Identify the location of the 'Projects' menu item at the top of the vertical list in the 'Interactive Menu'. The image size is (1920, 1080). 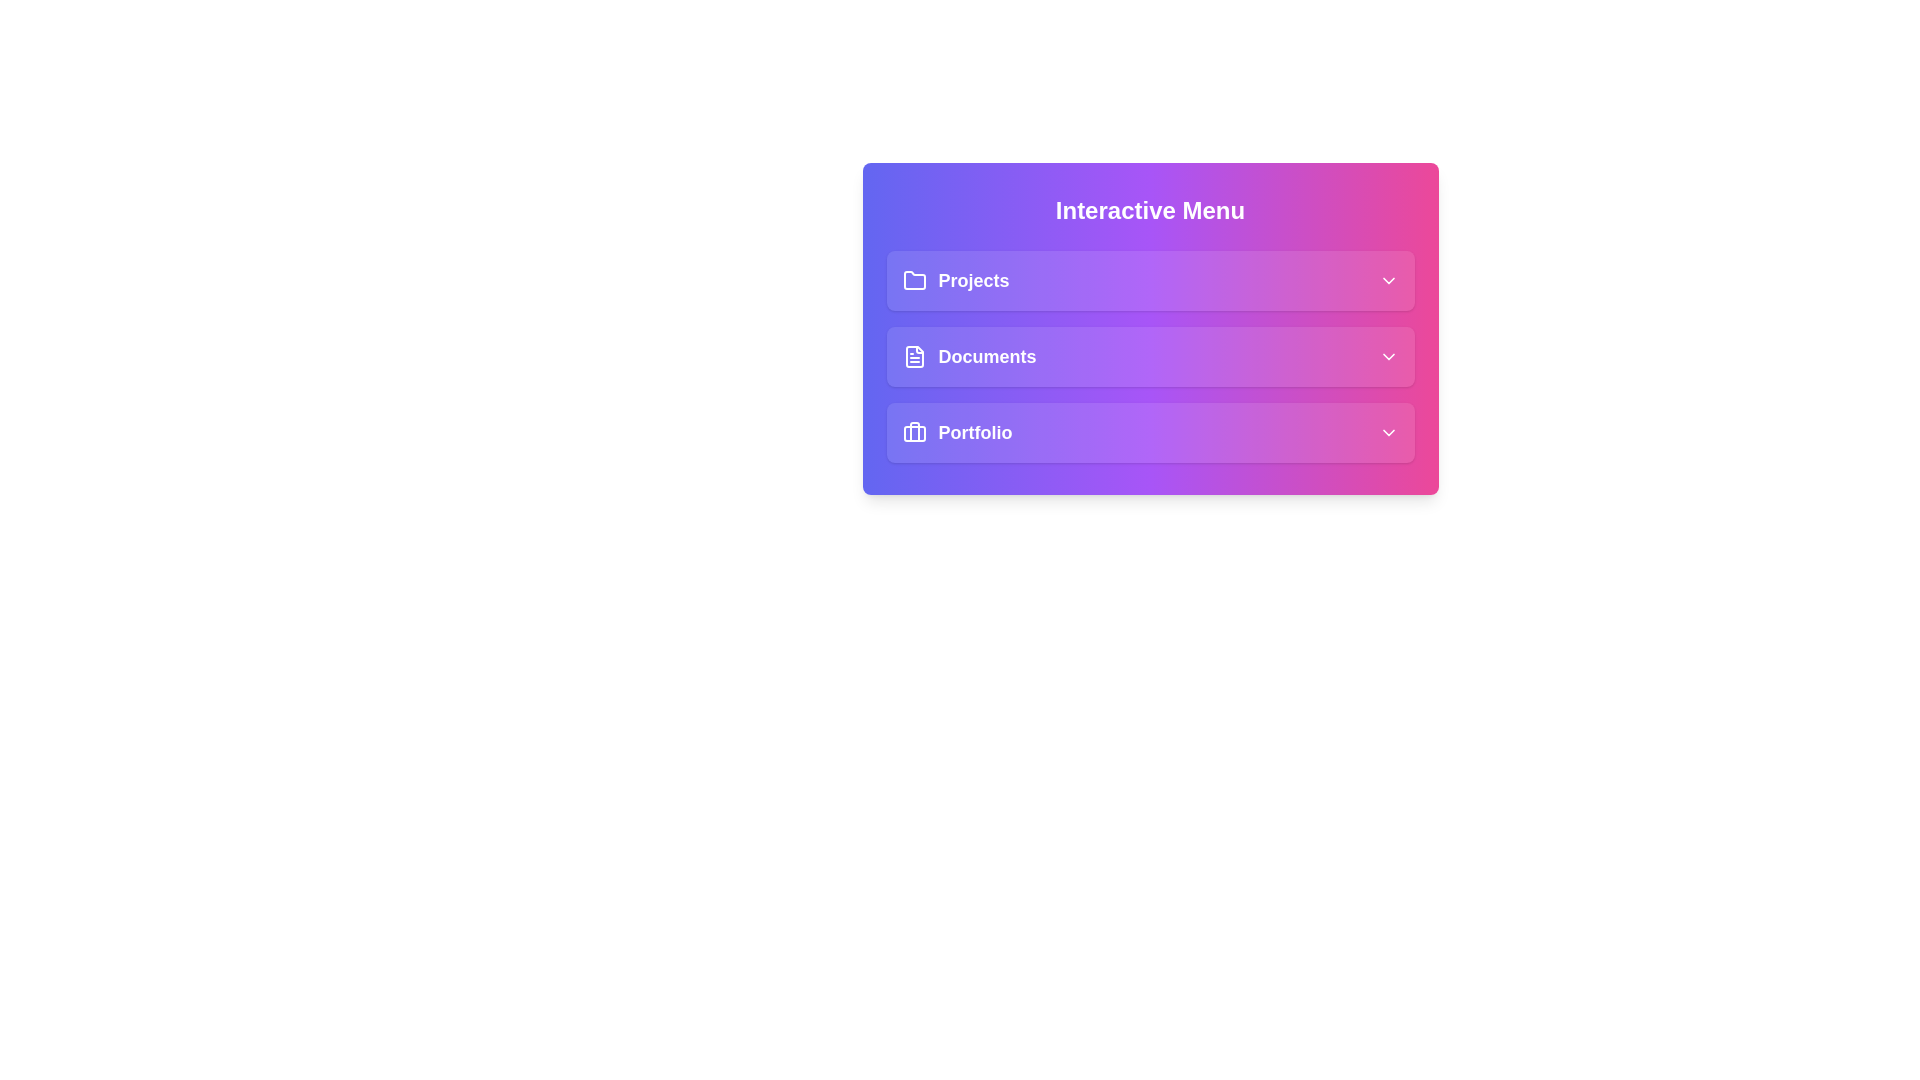
(1150, 281).